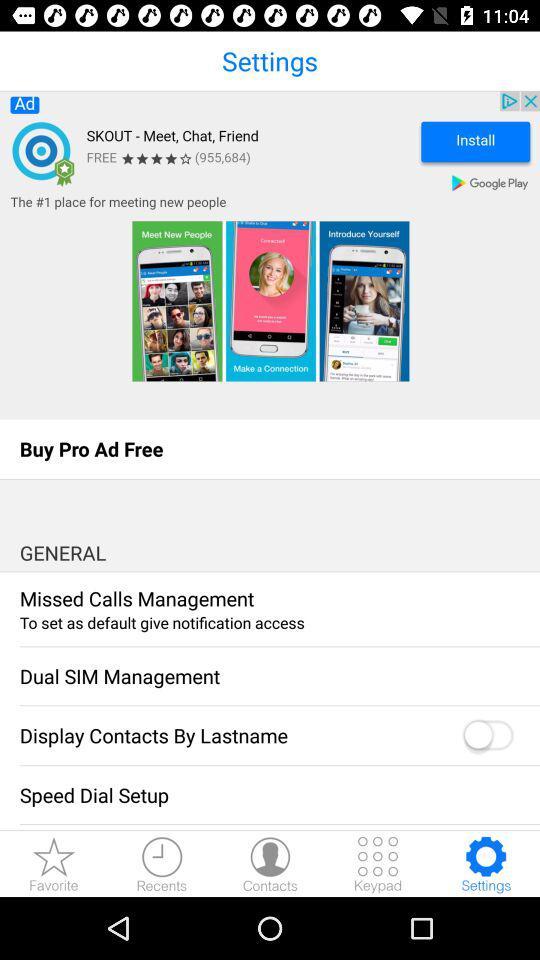  Describe the element at coordinates (54, 863) in the screenshot. I see `to favourites` at that location.